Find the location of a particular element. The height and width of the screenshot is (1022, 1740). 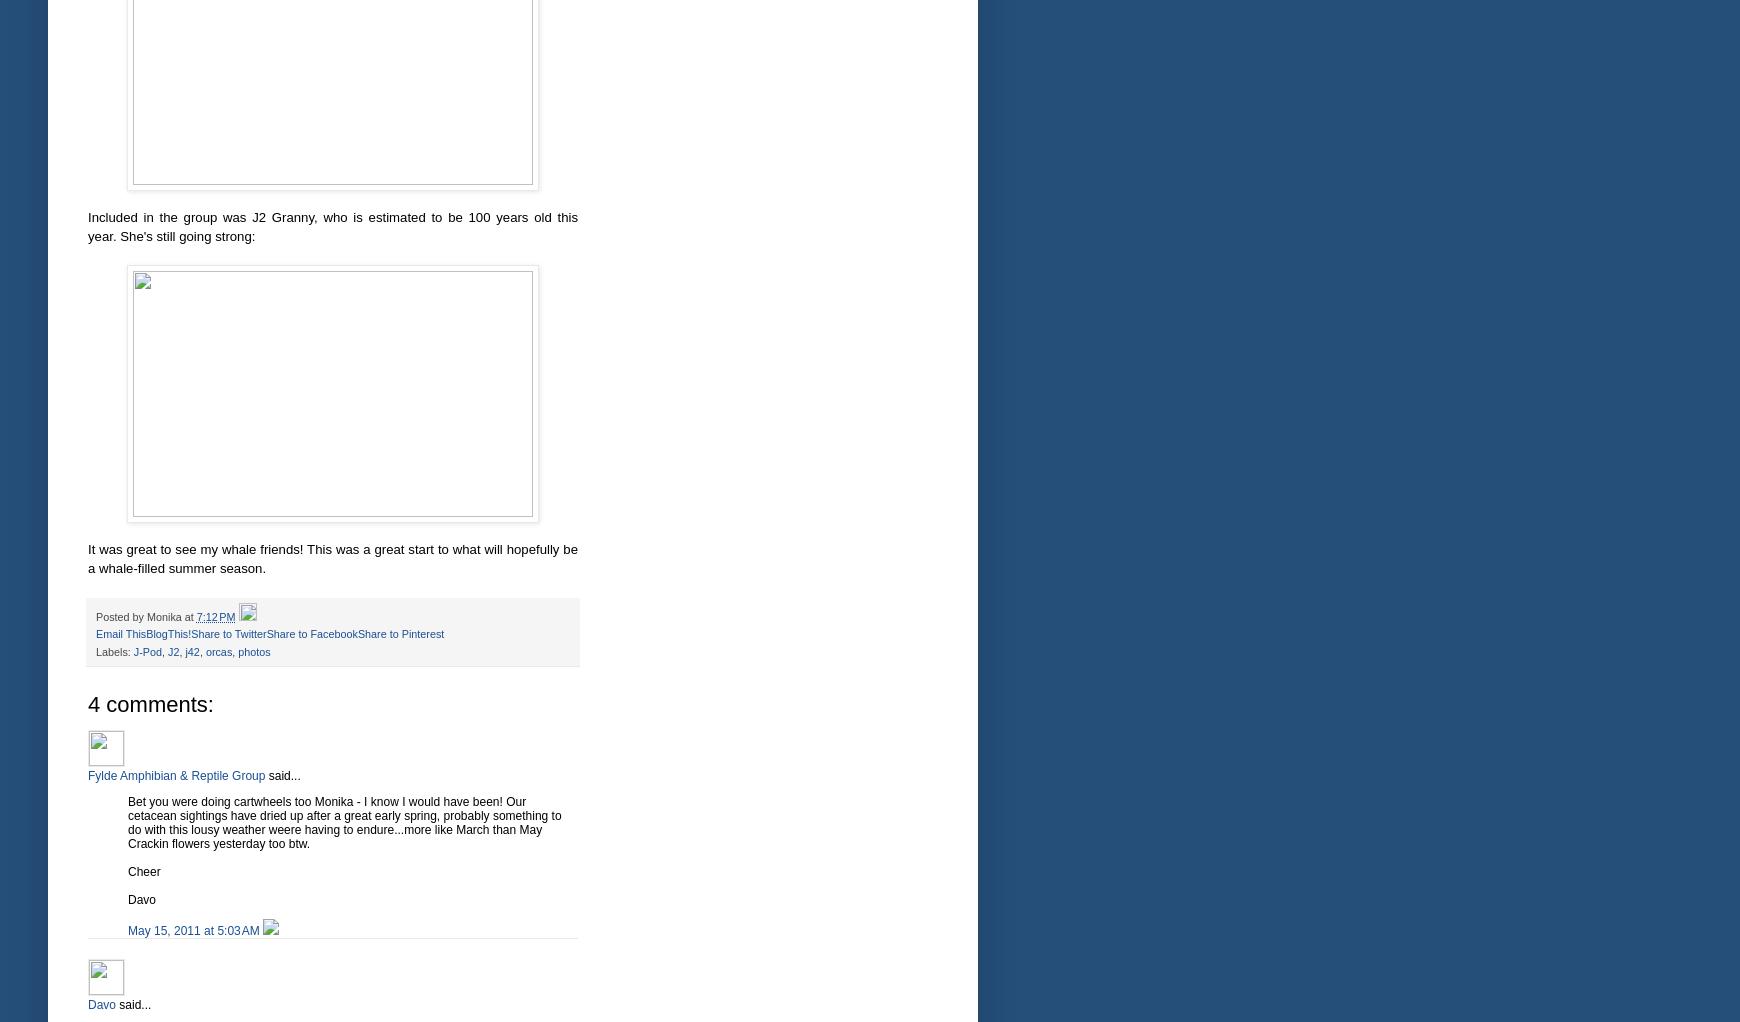

'Labels:' is located at coordinates (95, 651).